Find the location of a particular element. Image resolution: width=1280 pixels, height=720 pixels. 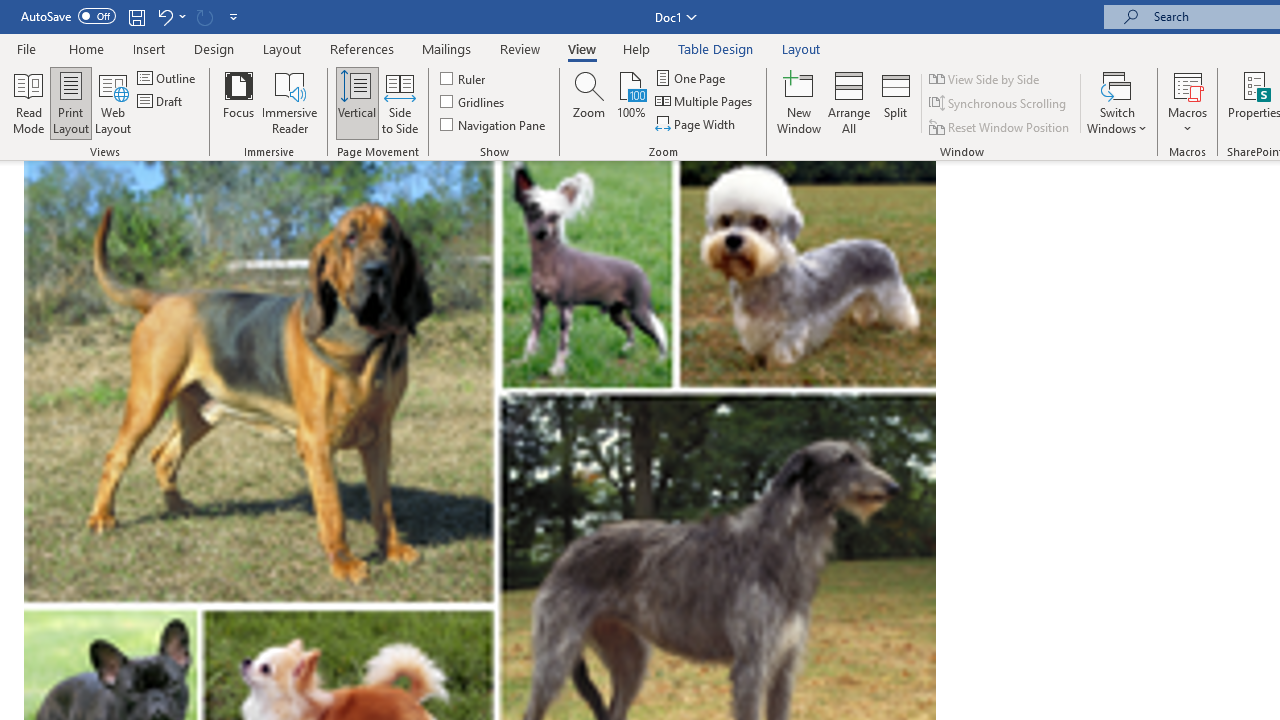

'Zoom...' is located at coordinates (588, 103).